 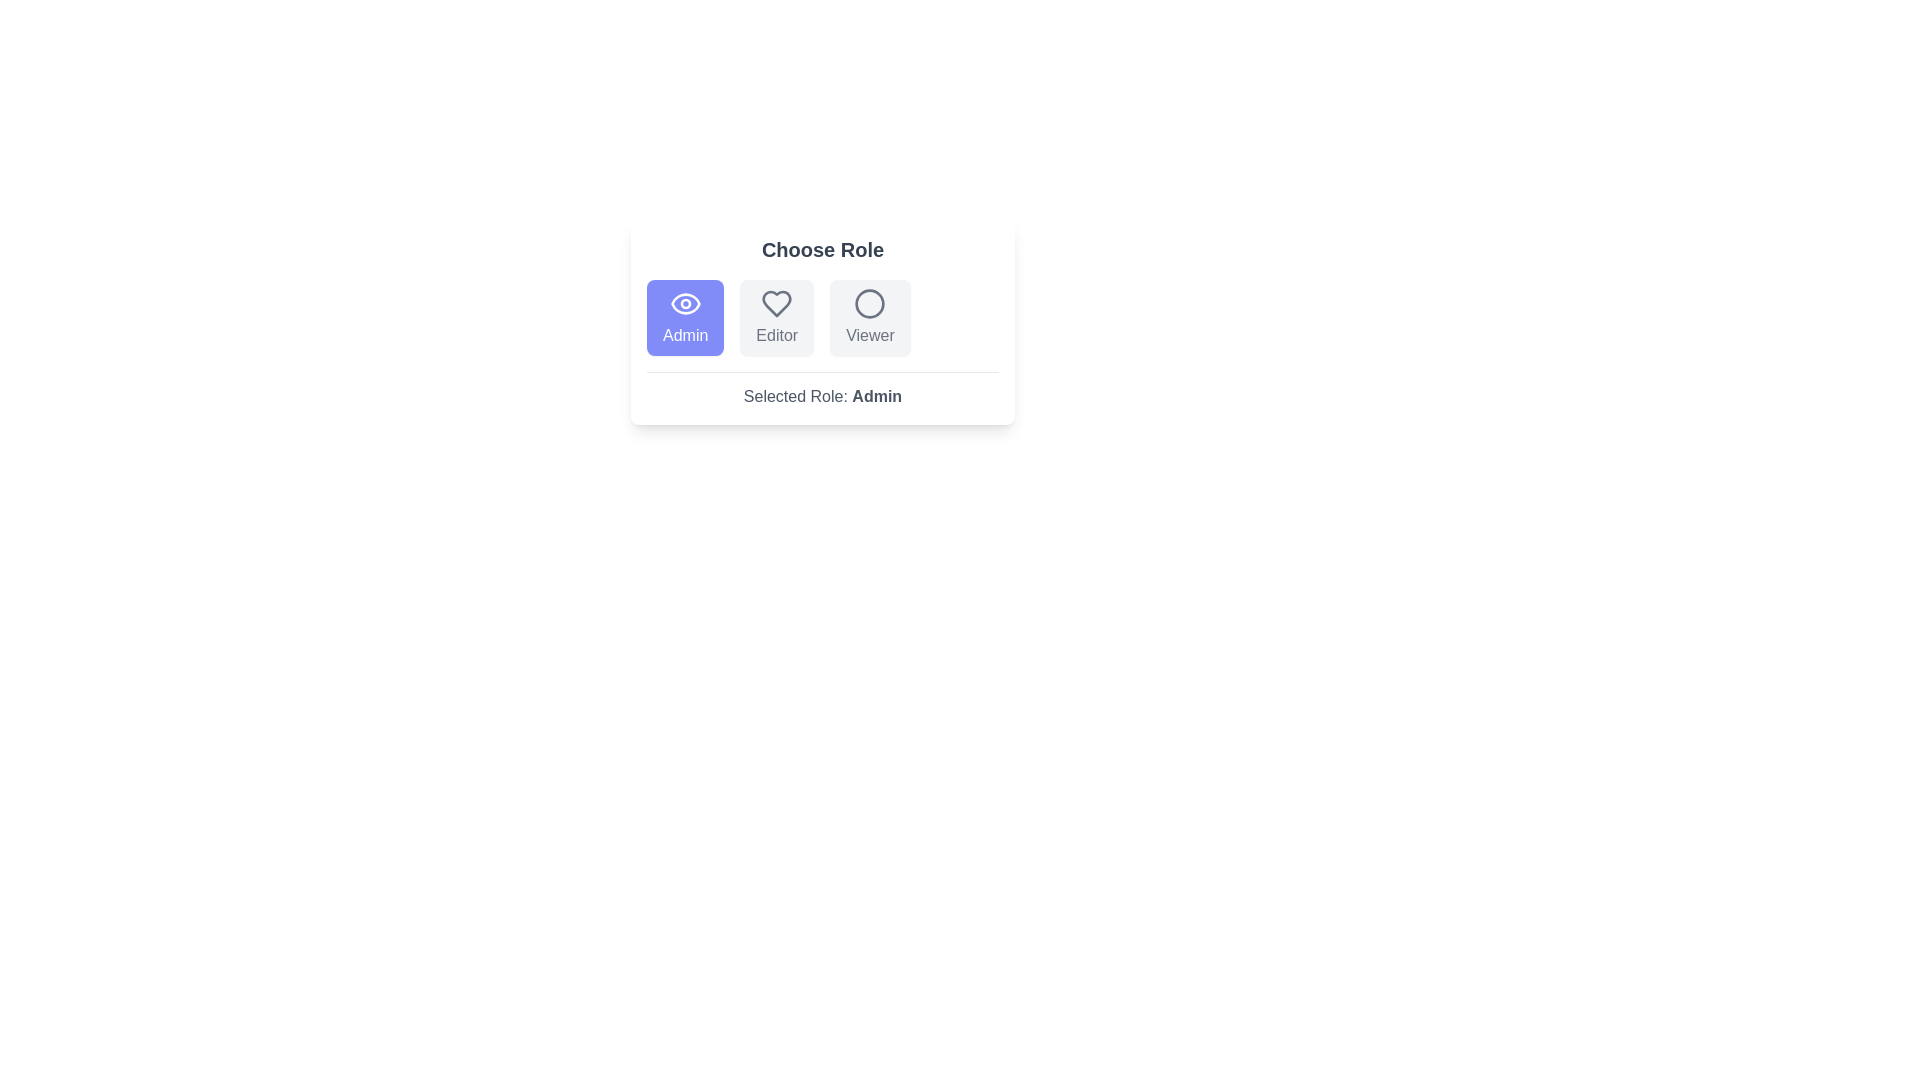 What do you see at coordinates (870, 316) in the screenshot?
I see `keyboard navigation` at bounding box center [870, 316].